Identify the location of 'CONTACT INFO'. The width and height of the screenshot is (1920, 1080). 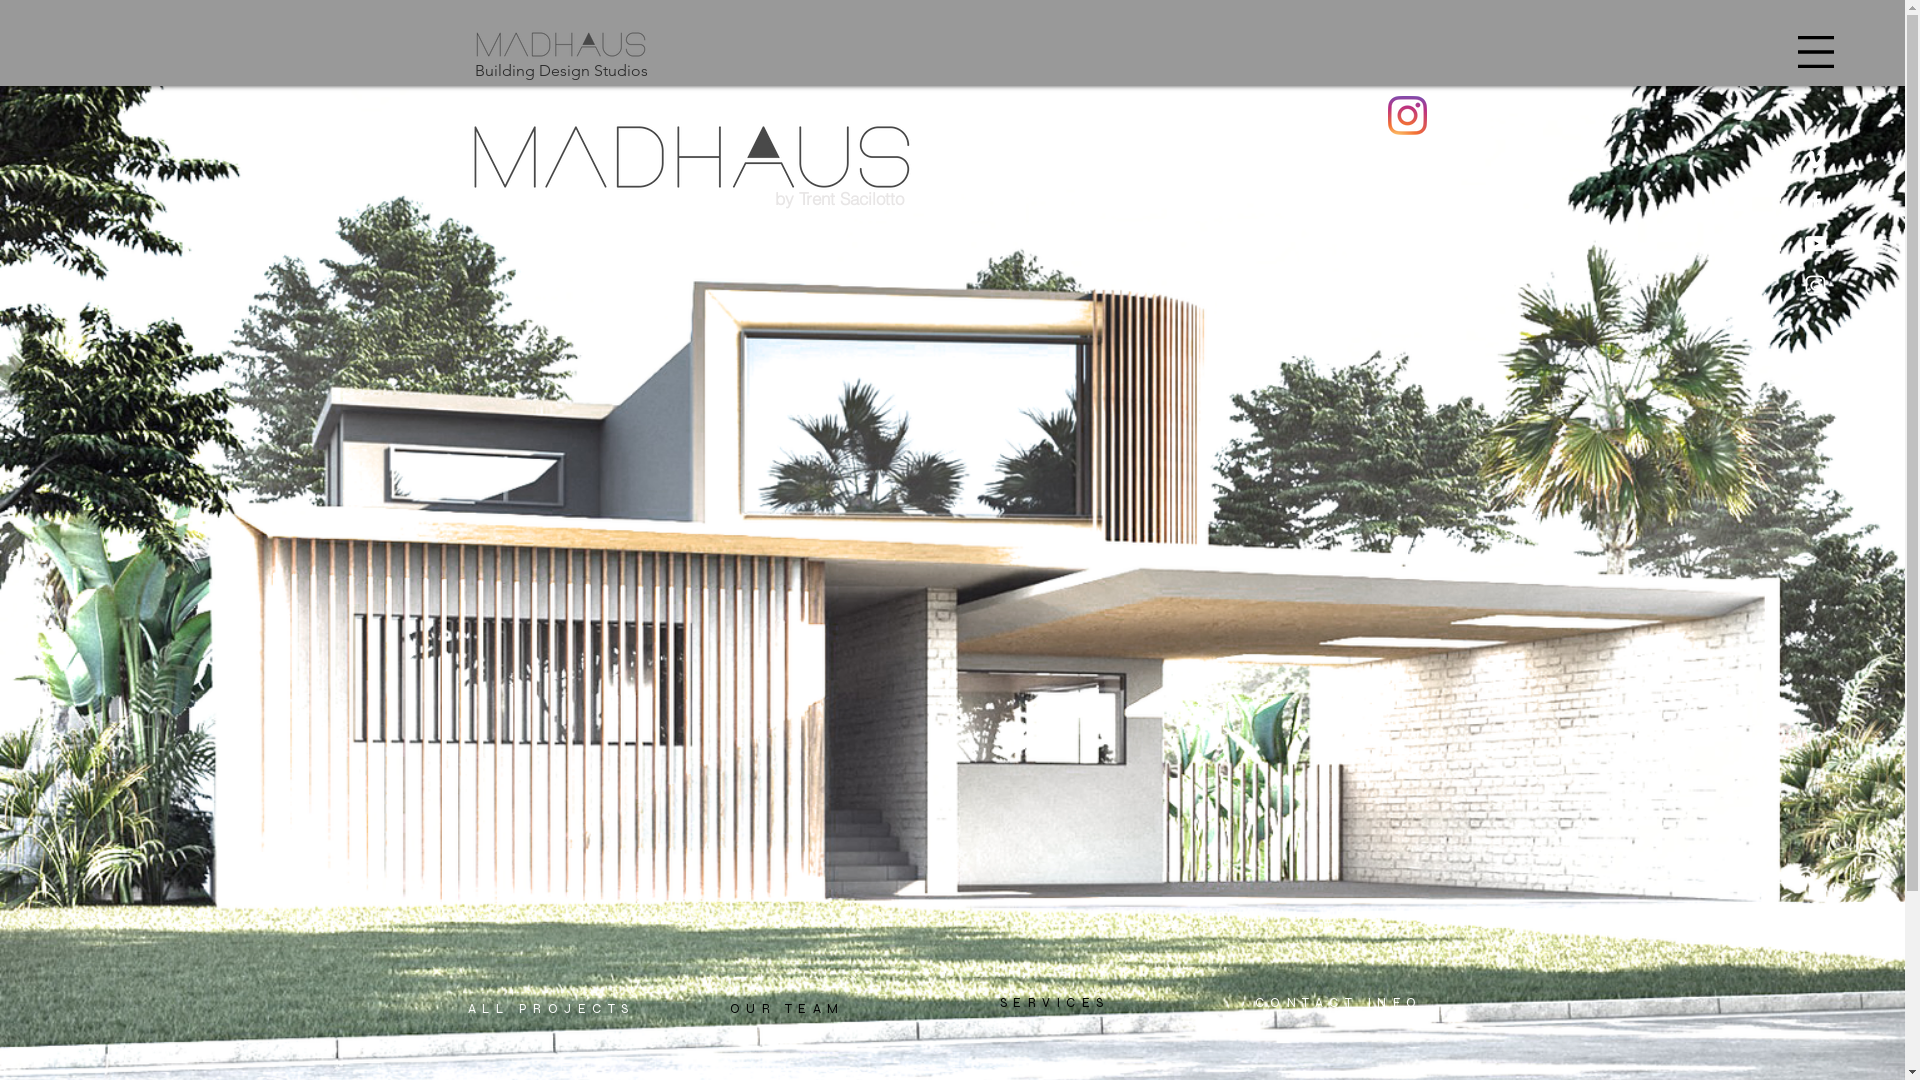
(1338, 1002).